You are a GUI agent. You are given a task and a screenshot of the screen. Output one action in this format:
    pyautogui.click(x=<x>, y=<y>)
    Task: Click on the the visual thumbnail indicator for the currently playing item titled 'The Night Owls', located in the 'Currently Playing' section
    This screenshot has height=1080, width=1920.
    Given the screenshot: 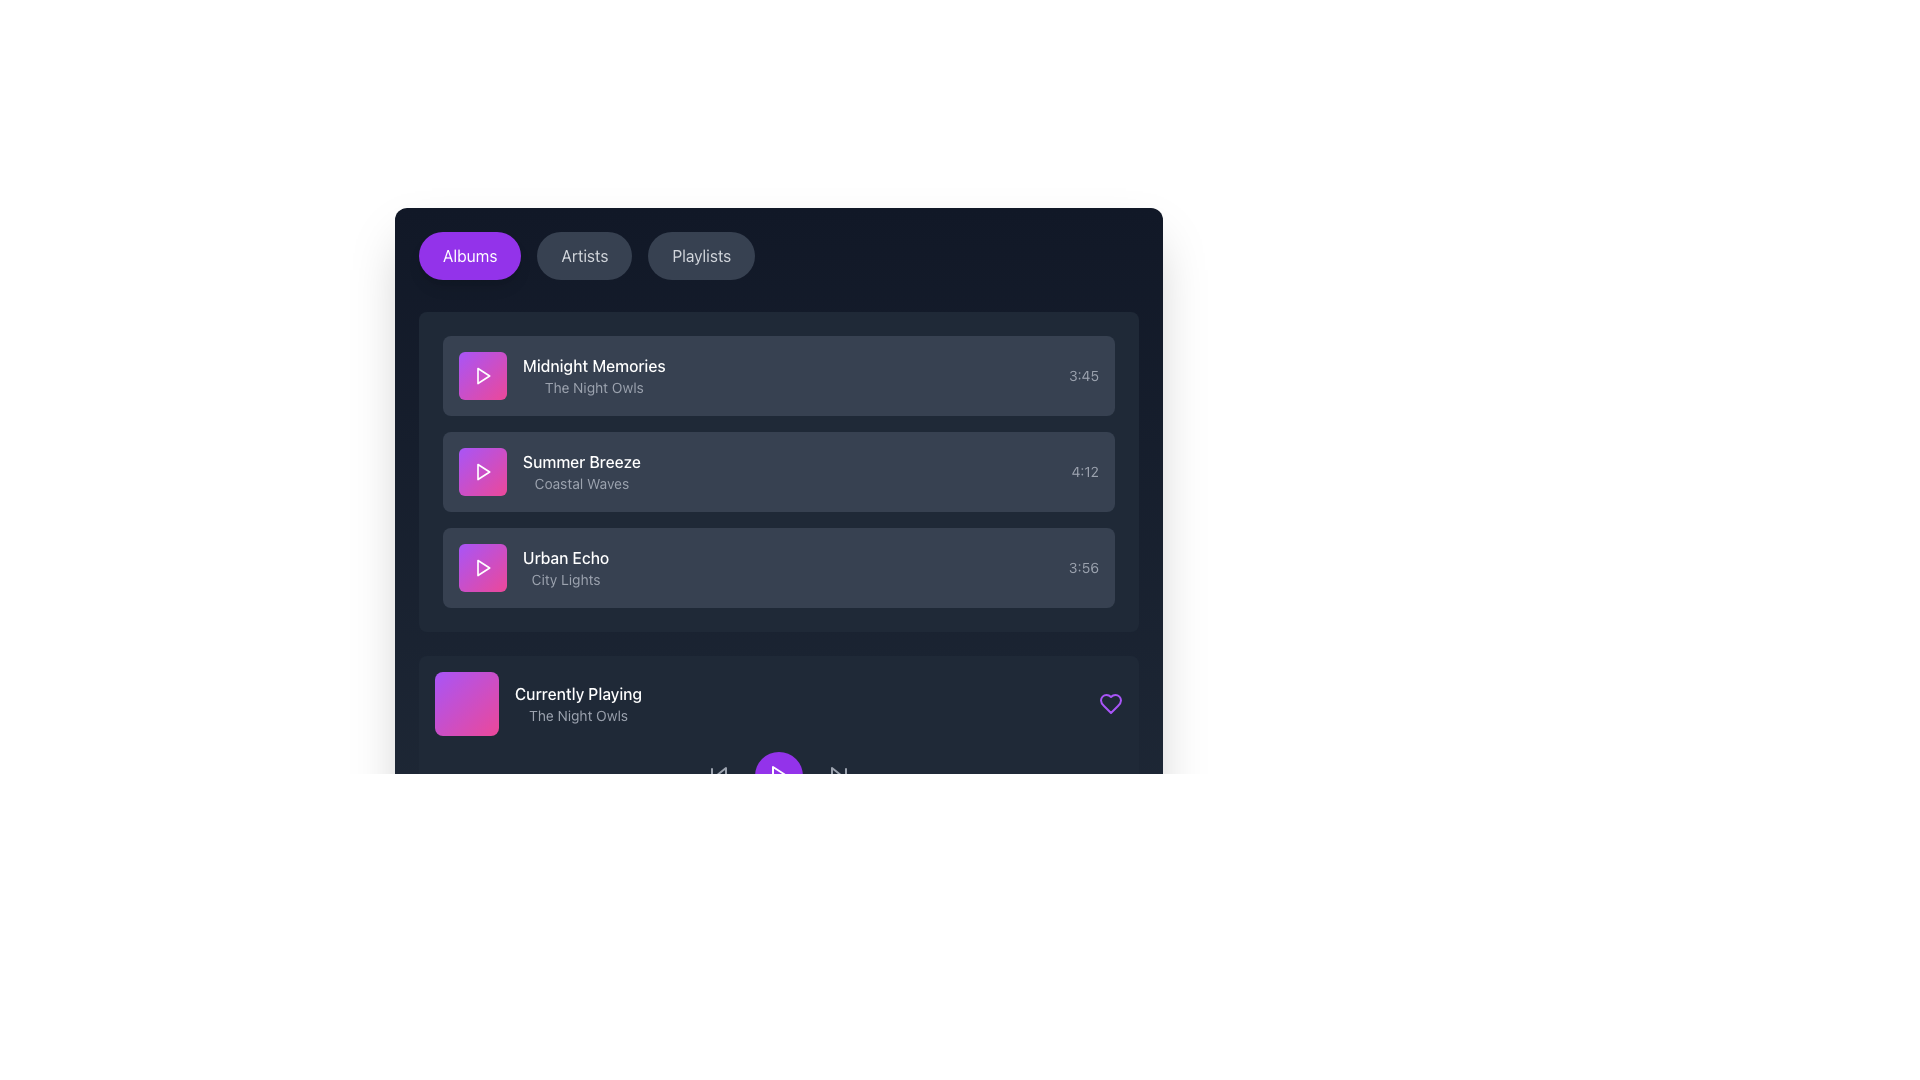 What is the action you would take?
    pyautogui.click(x=465, y=703)
    